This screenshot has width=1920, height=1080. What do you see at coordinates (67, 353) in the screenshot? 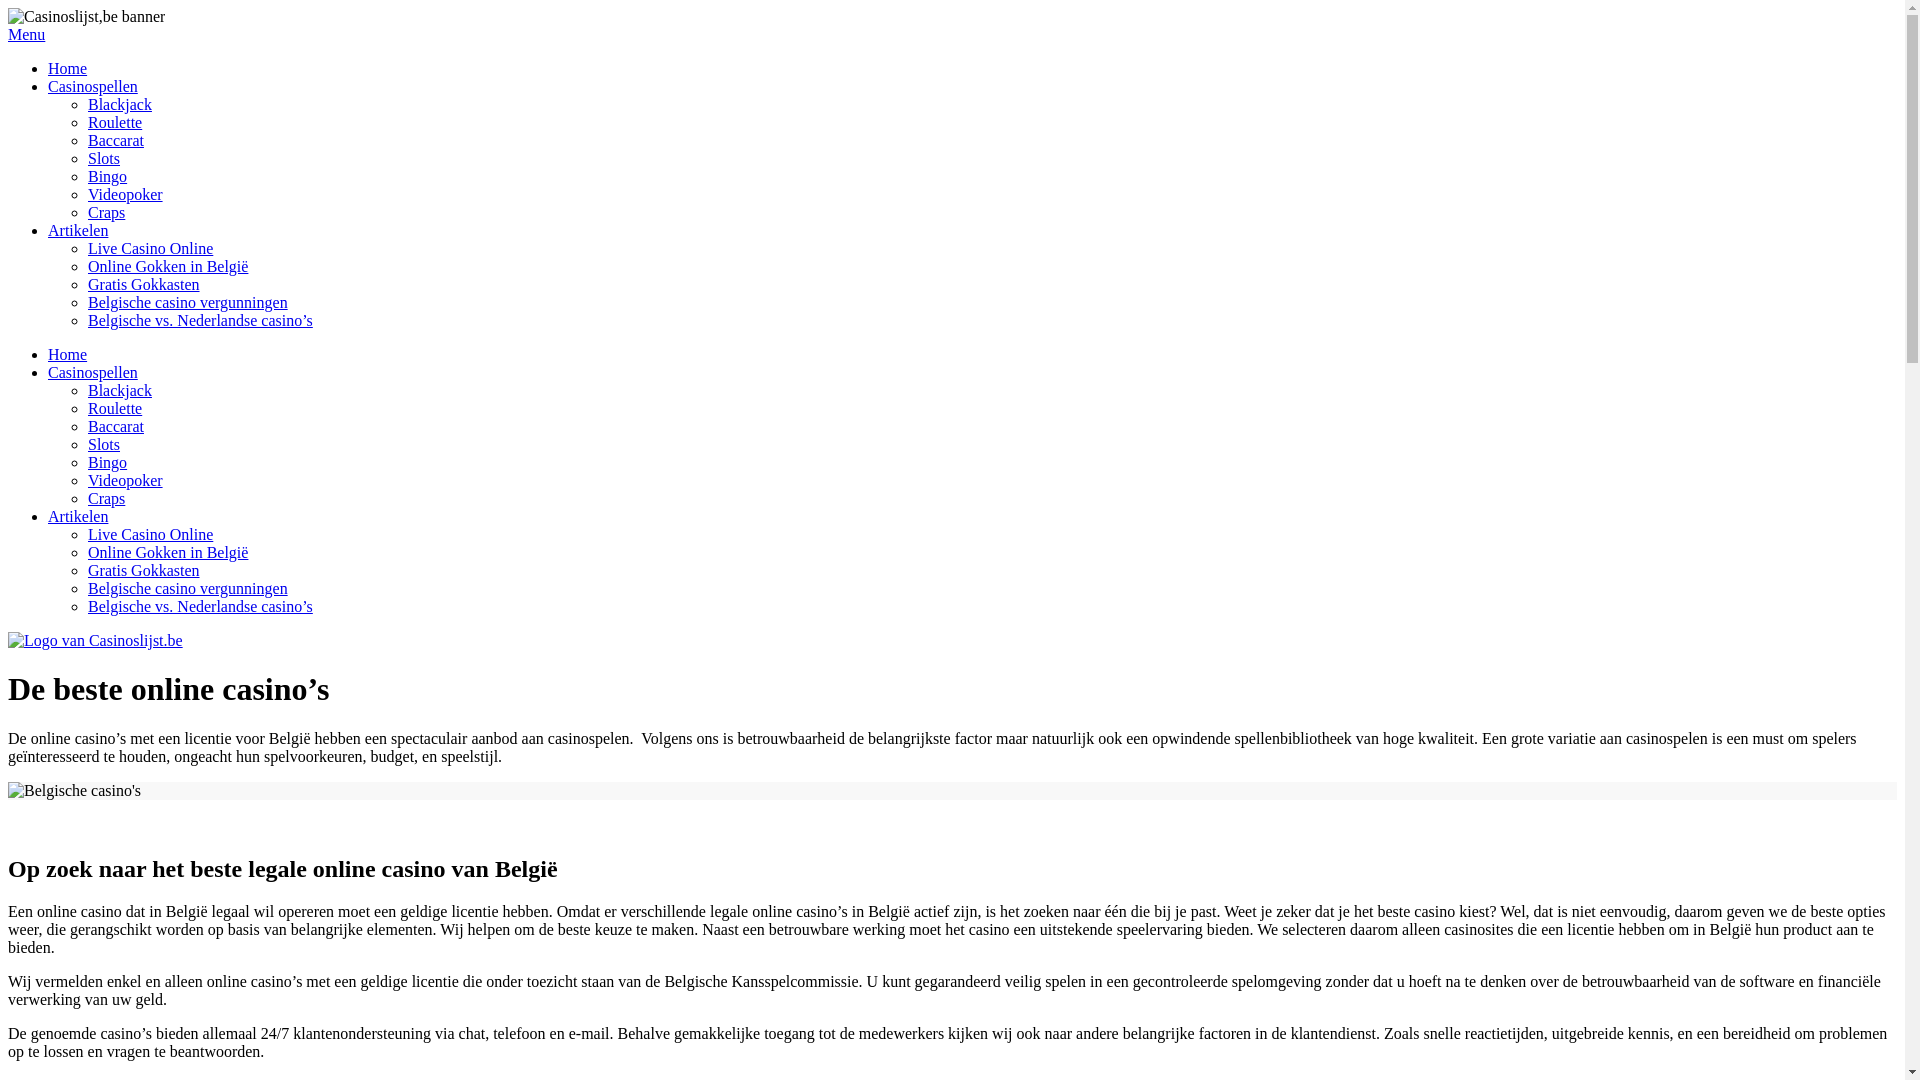
I see `'Home'` at bounding box center [67, 353].